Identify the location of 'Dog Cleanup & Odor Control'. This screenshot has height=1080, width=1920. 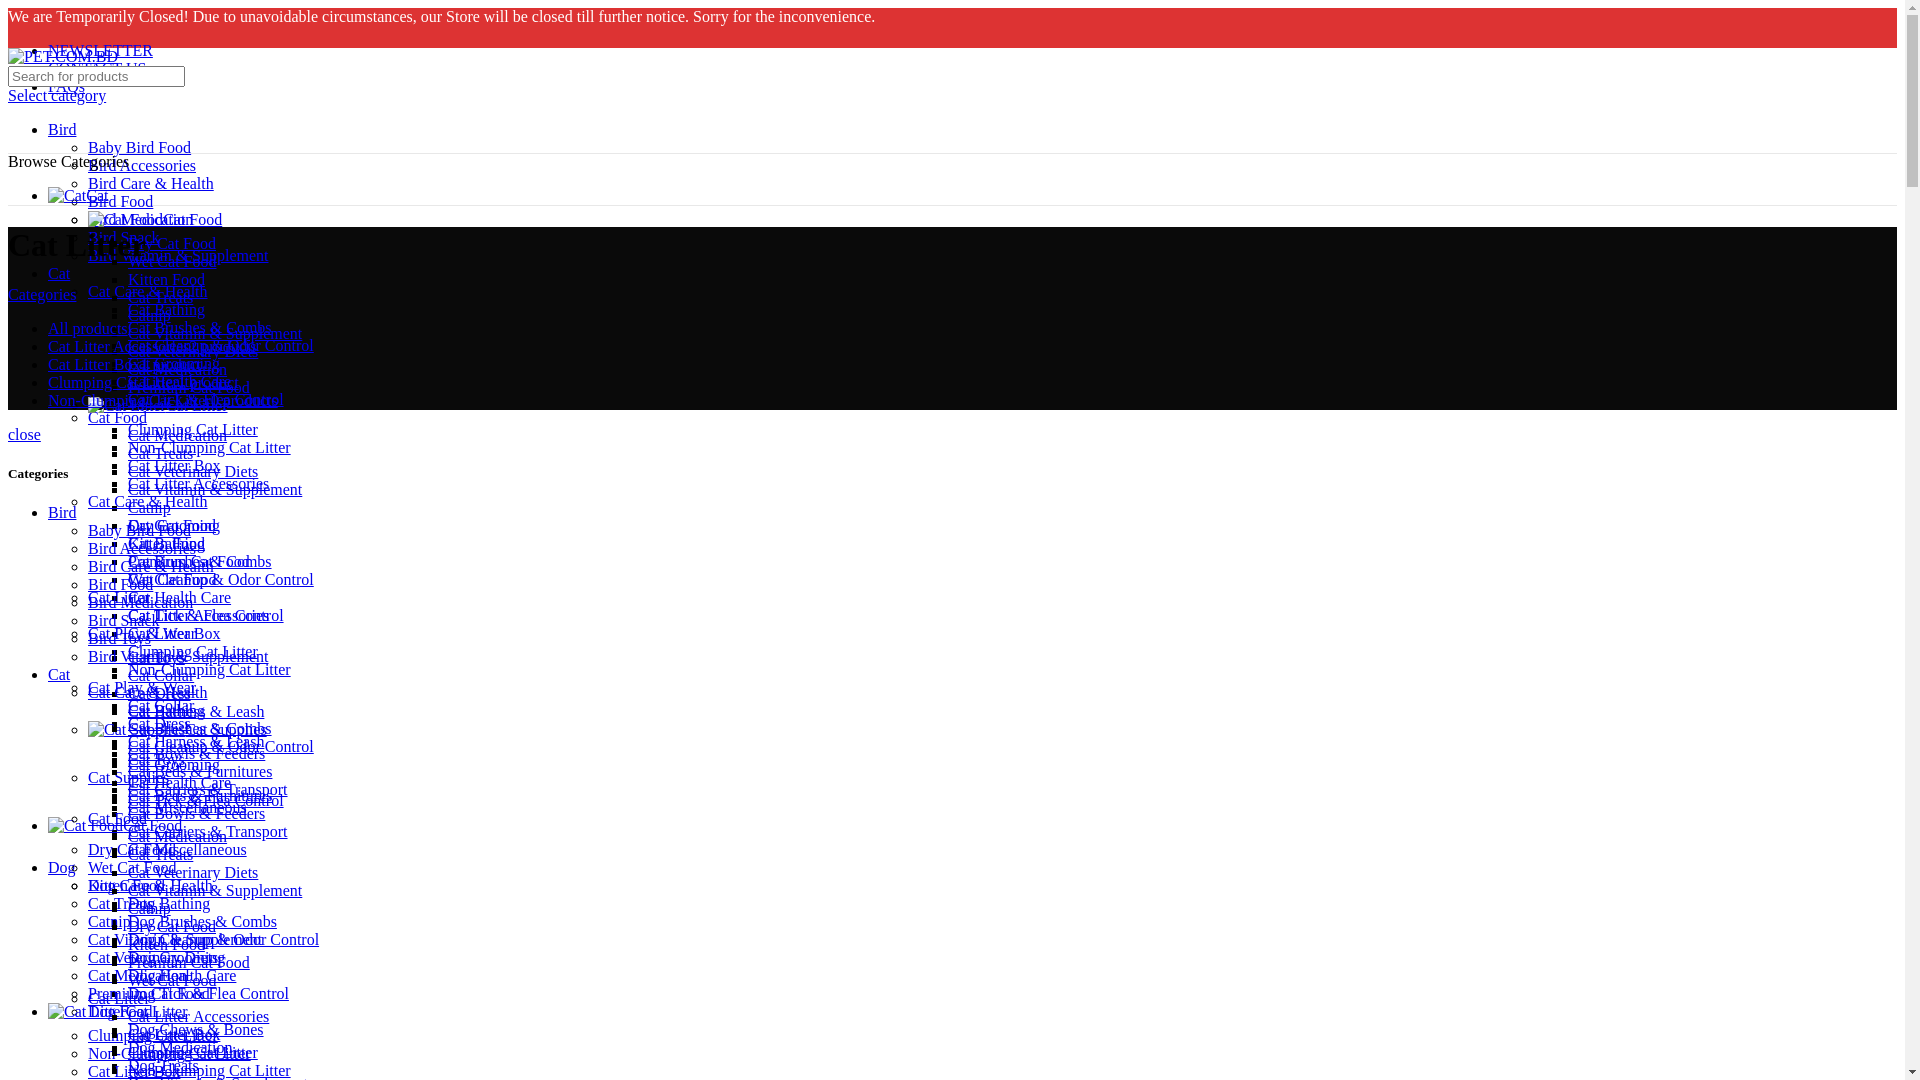
(223, 939).